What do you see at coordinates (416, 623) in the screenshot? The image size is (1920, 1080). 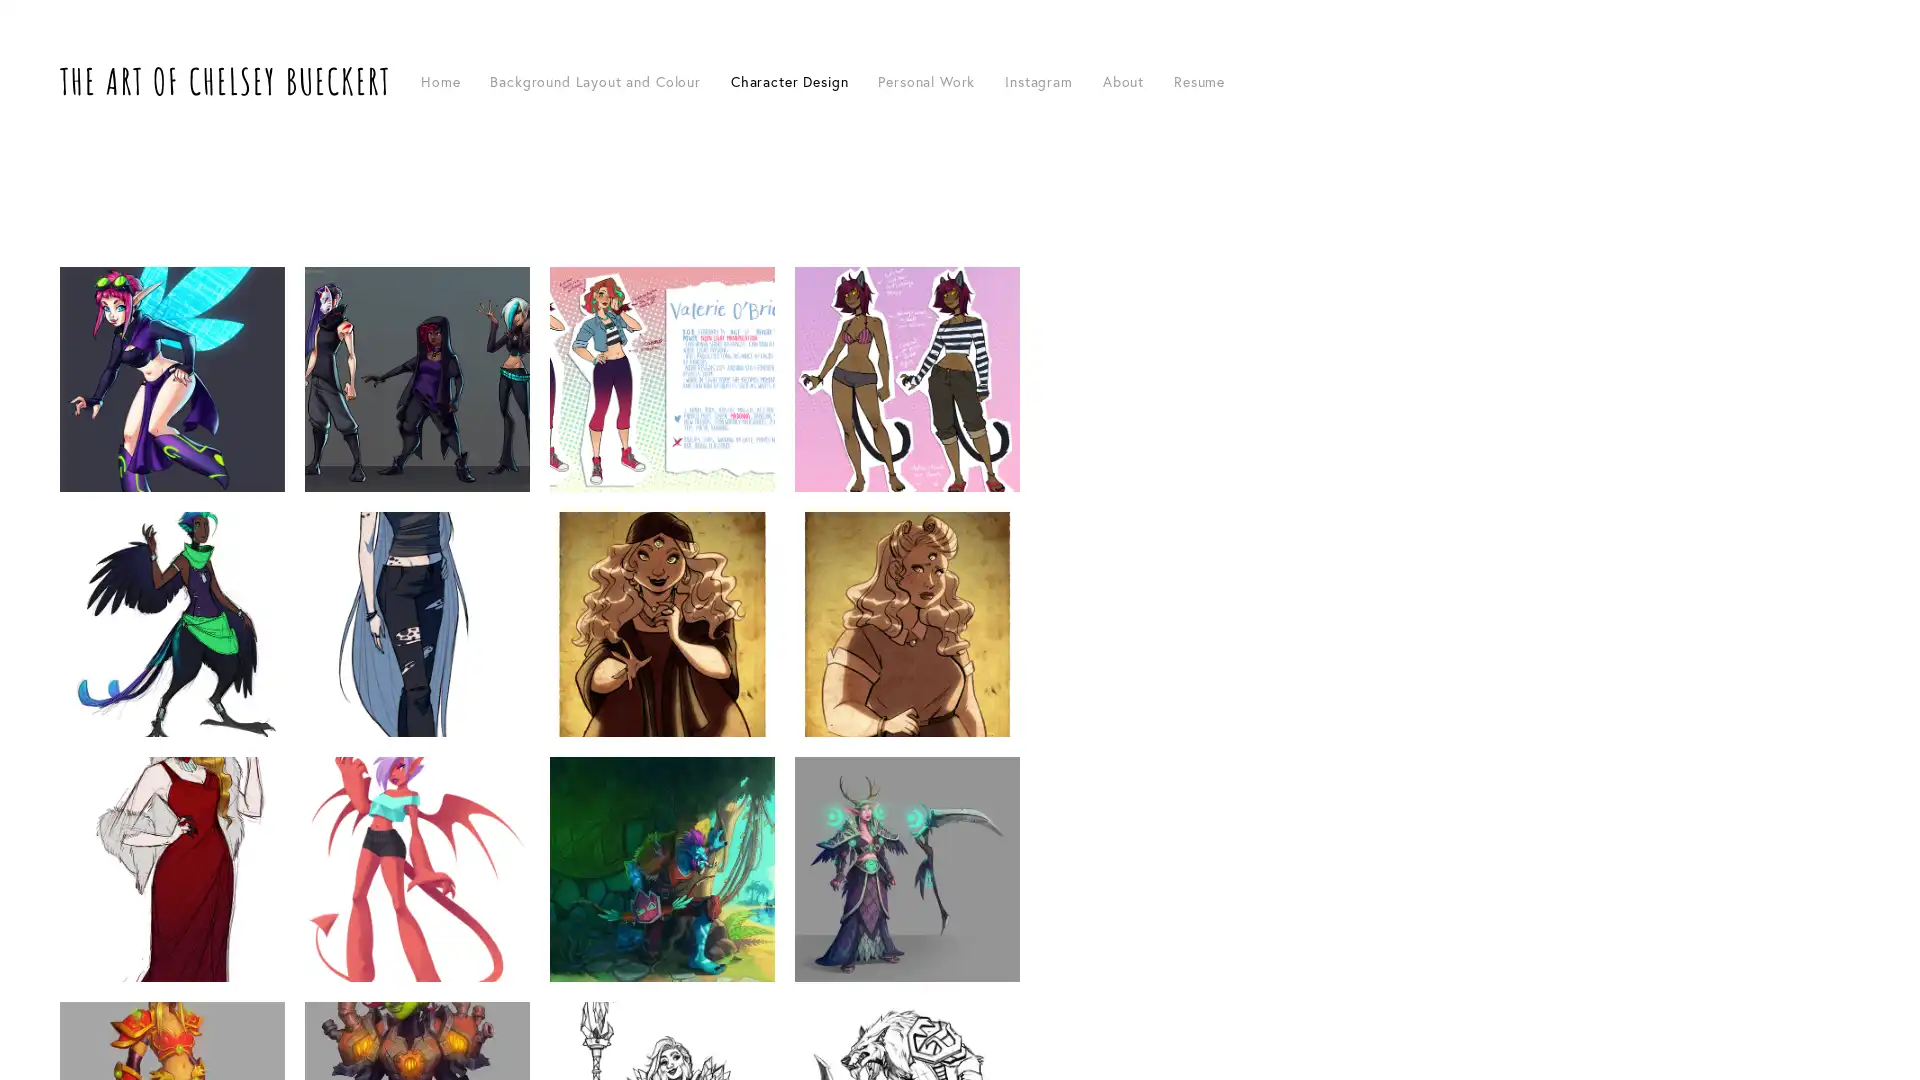 I see `View fullsize laurfullbody.png` at bounding box center [416, 623].